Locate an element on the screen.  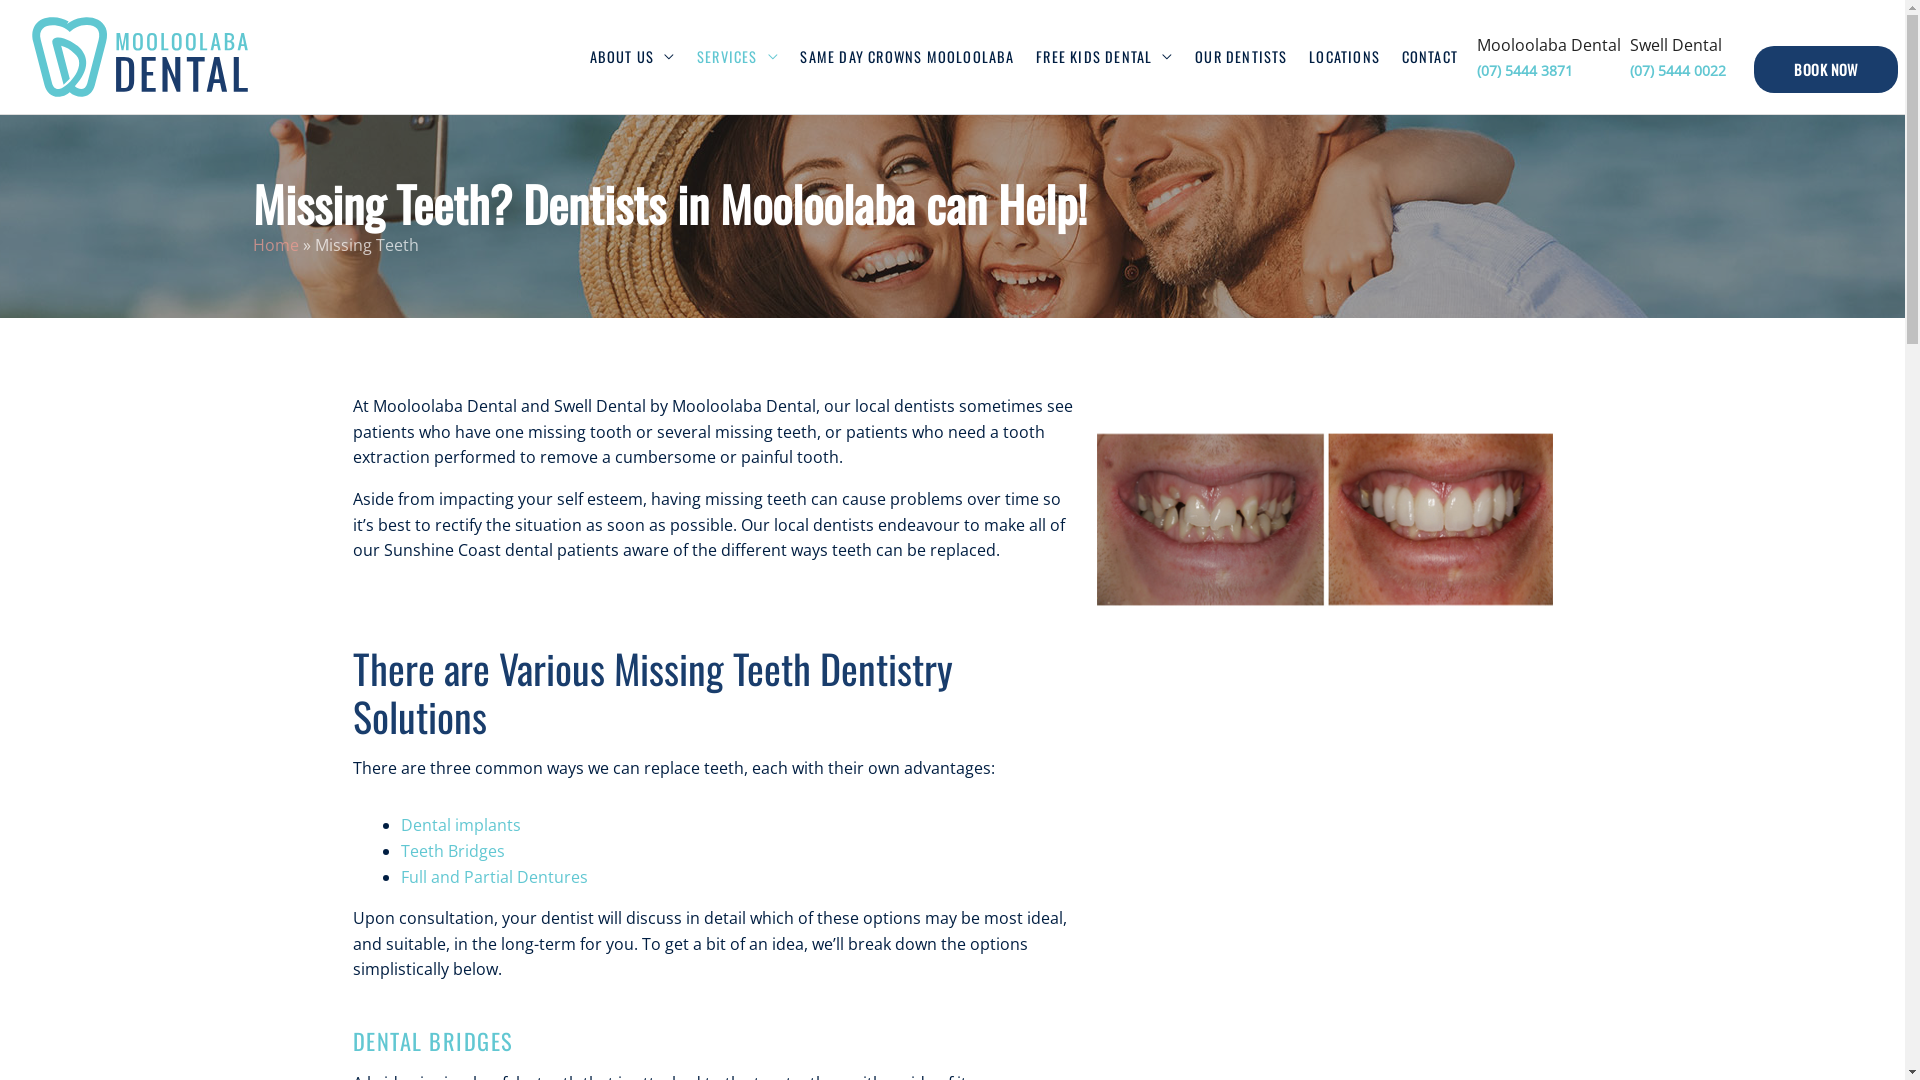
'SAME DAY CROWNS MOOLOOLABA' is located at coordinates (906, 56).